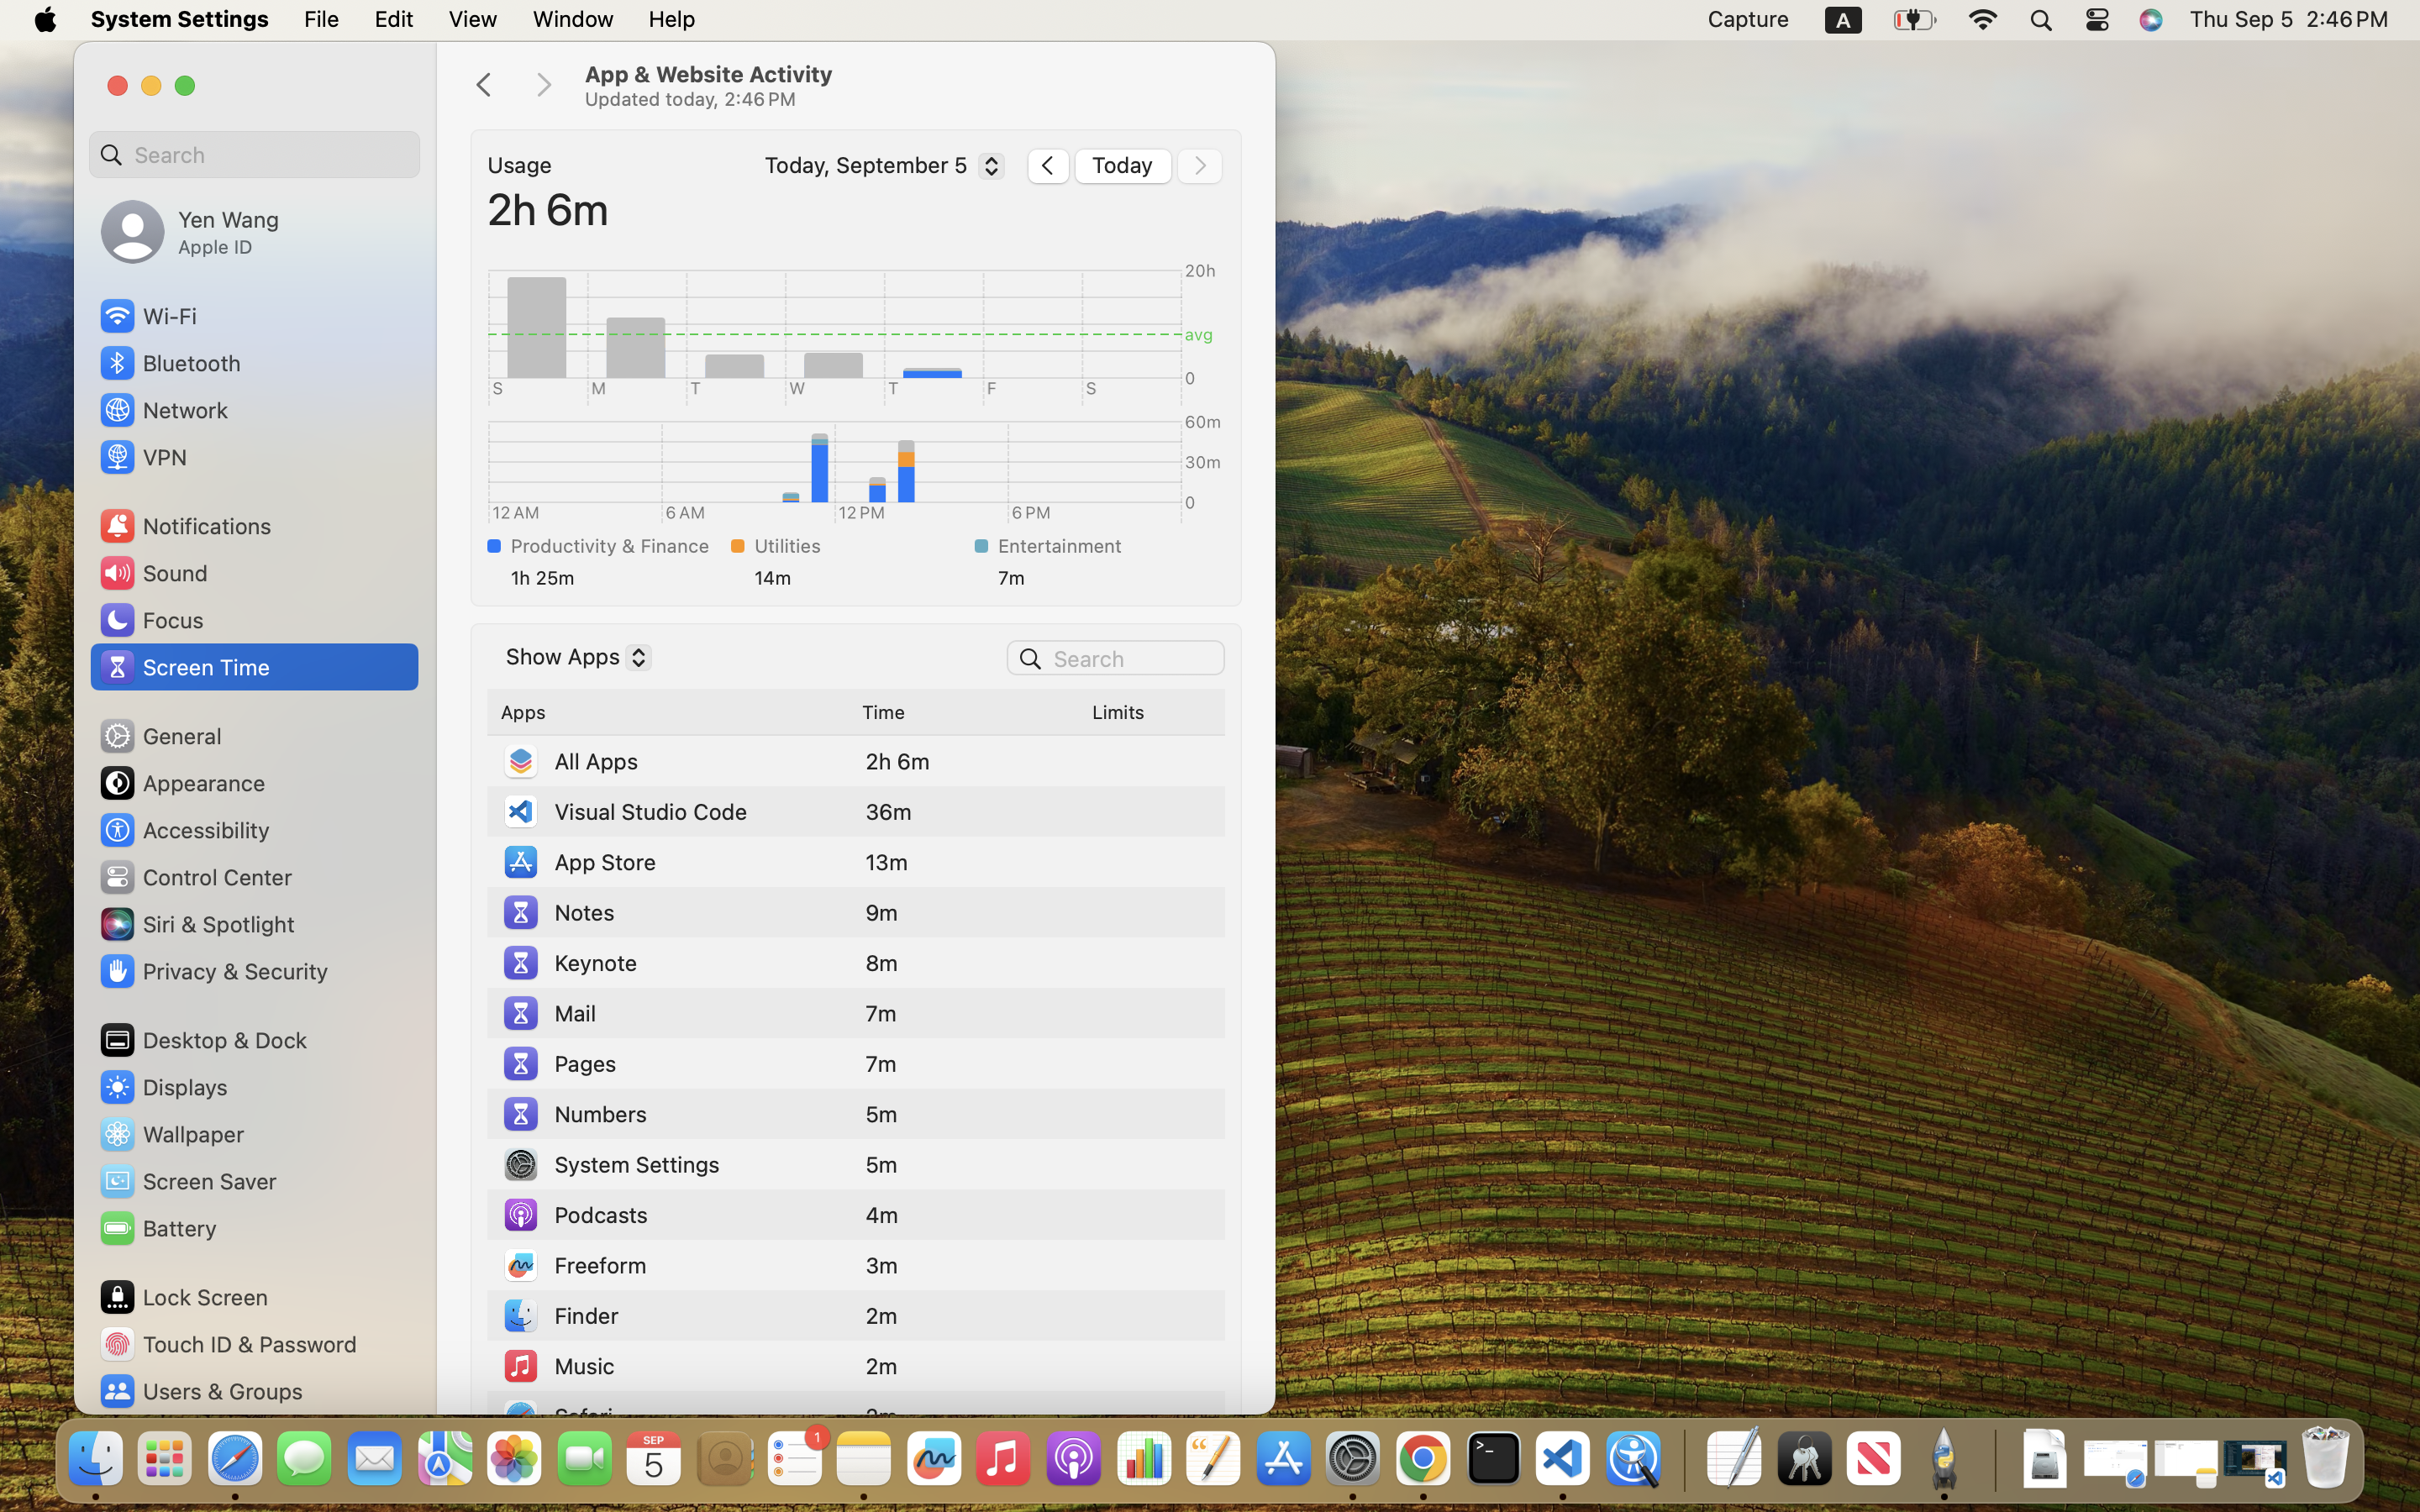  What do you see at coordinates (182, 1296) in the screenshot?
I see `'Lock Screen'` at bounding box center [182, 1296].